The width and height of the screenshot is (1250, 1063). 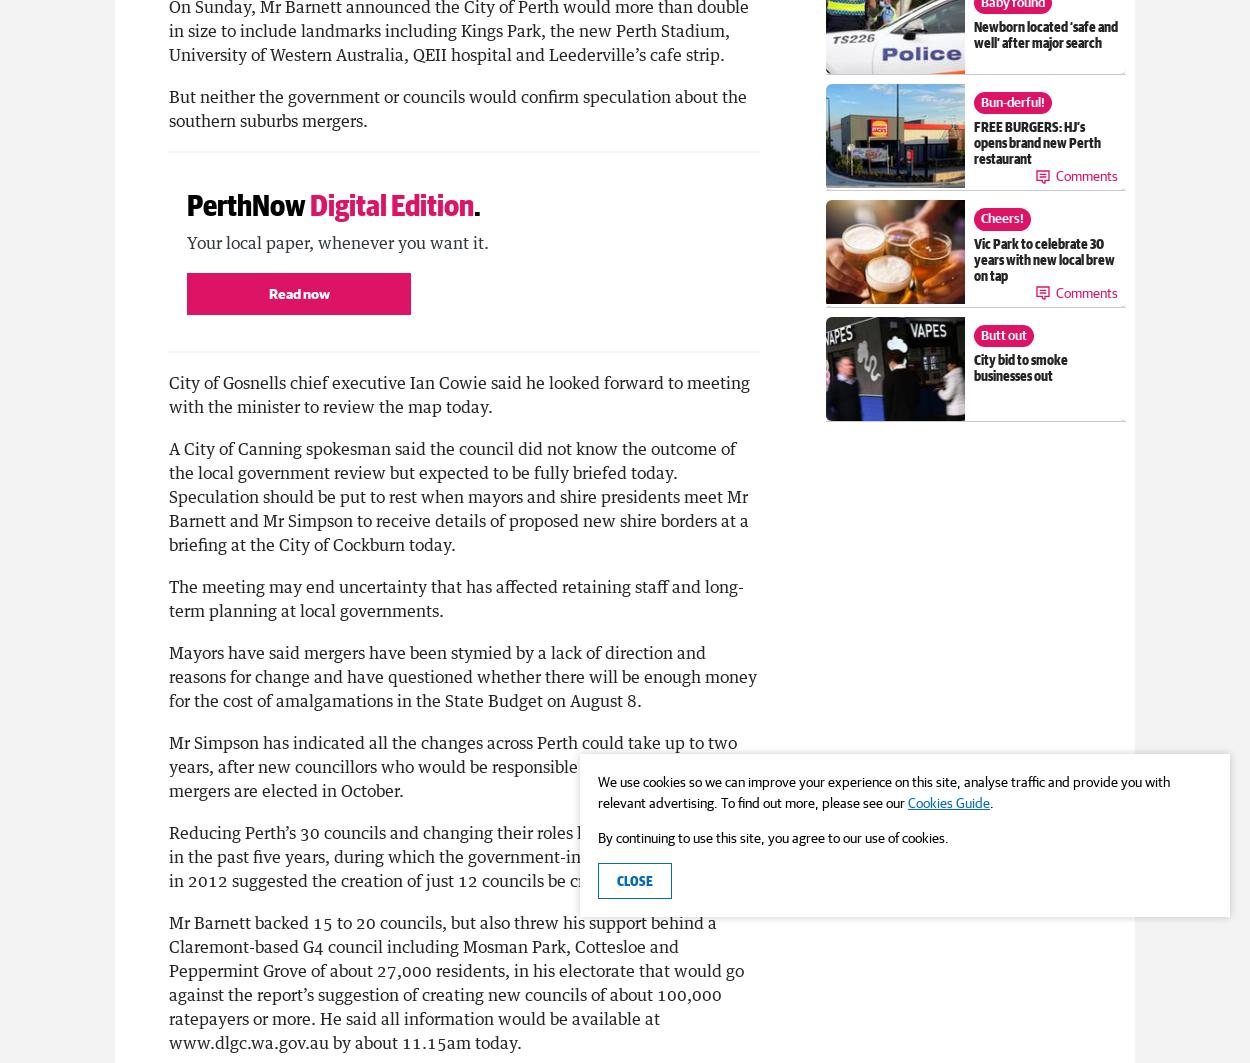 What do you see at coordinates (247, 201) in the screenshot?
I see `'PerthNow'` at bounding box center [247, 201].